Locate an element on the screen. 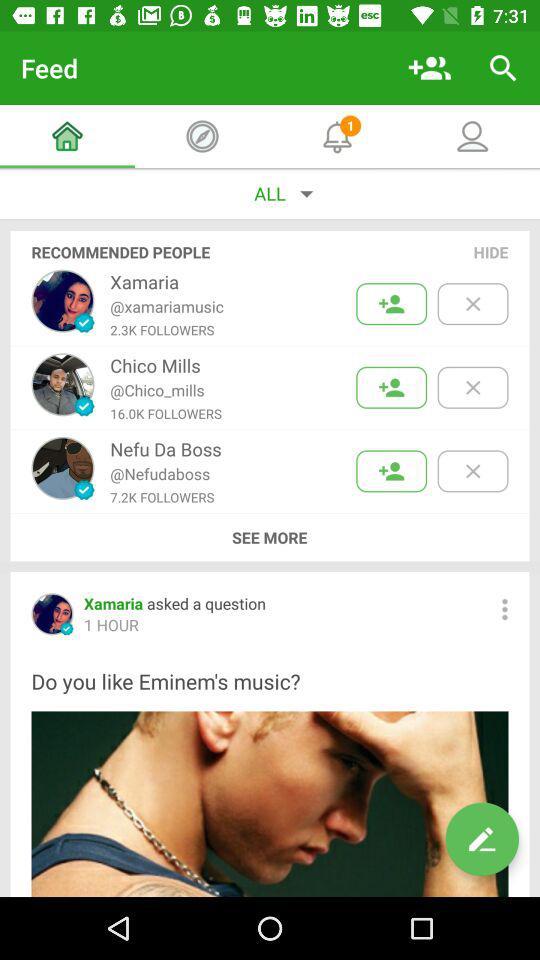 The width and height of the screenshot is (540, 960). the edit icon is located at coordinates (481, 839).